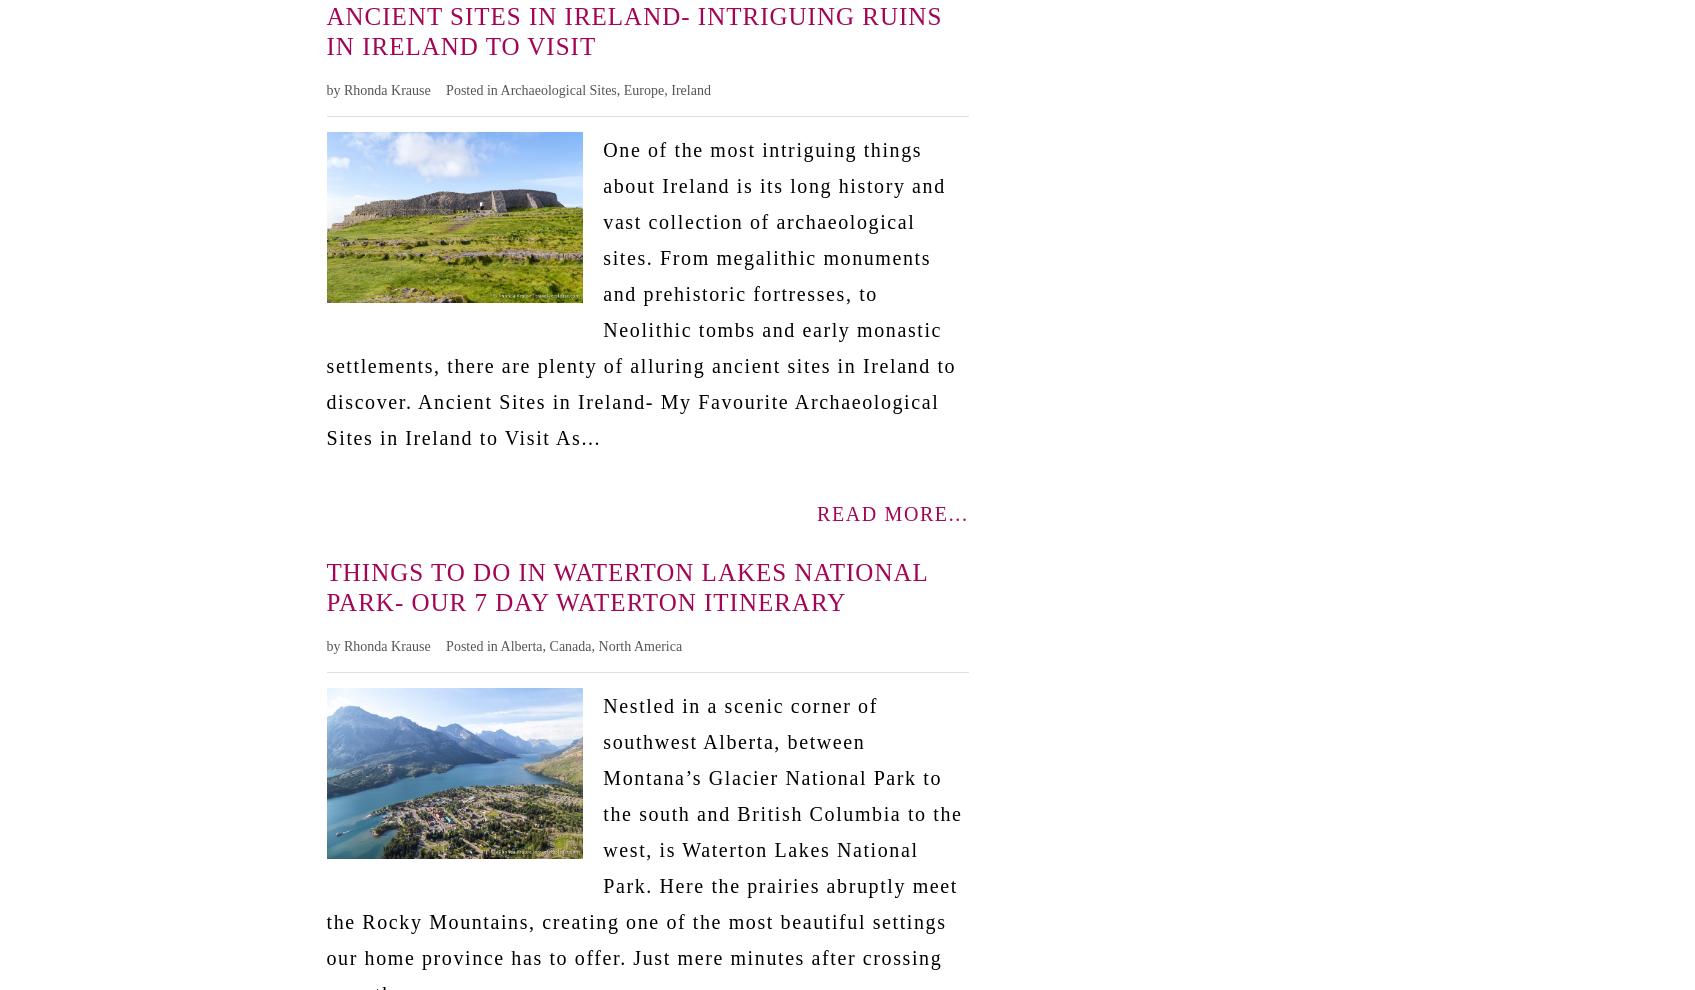 Image resolution: width=1695 pixels, height=990 pixels. Describe the element at coordinates (499, 645) in the screenshot. I see `'Alberta'` at that location.